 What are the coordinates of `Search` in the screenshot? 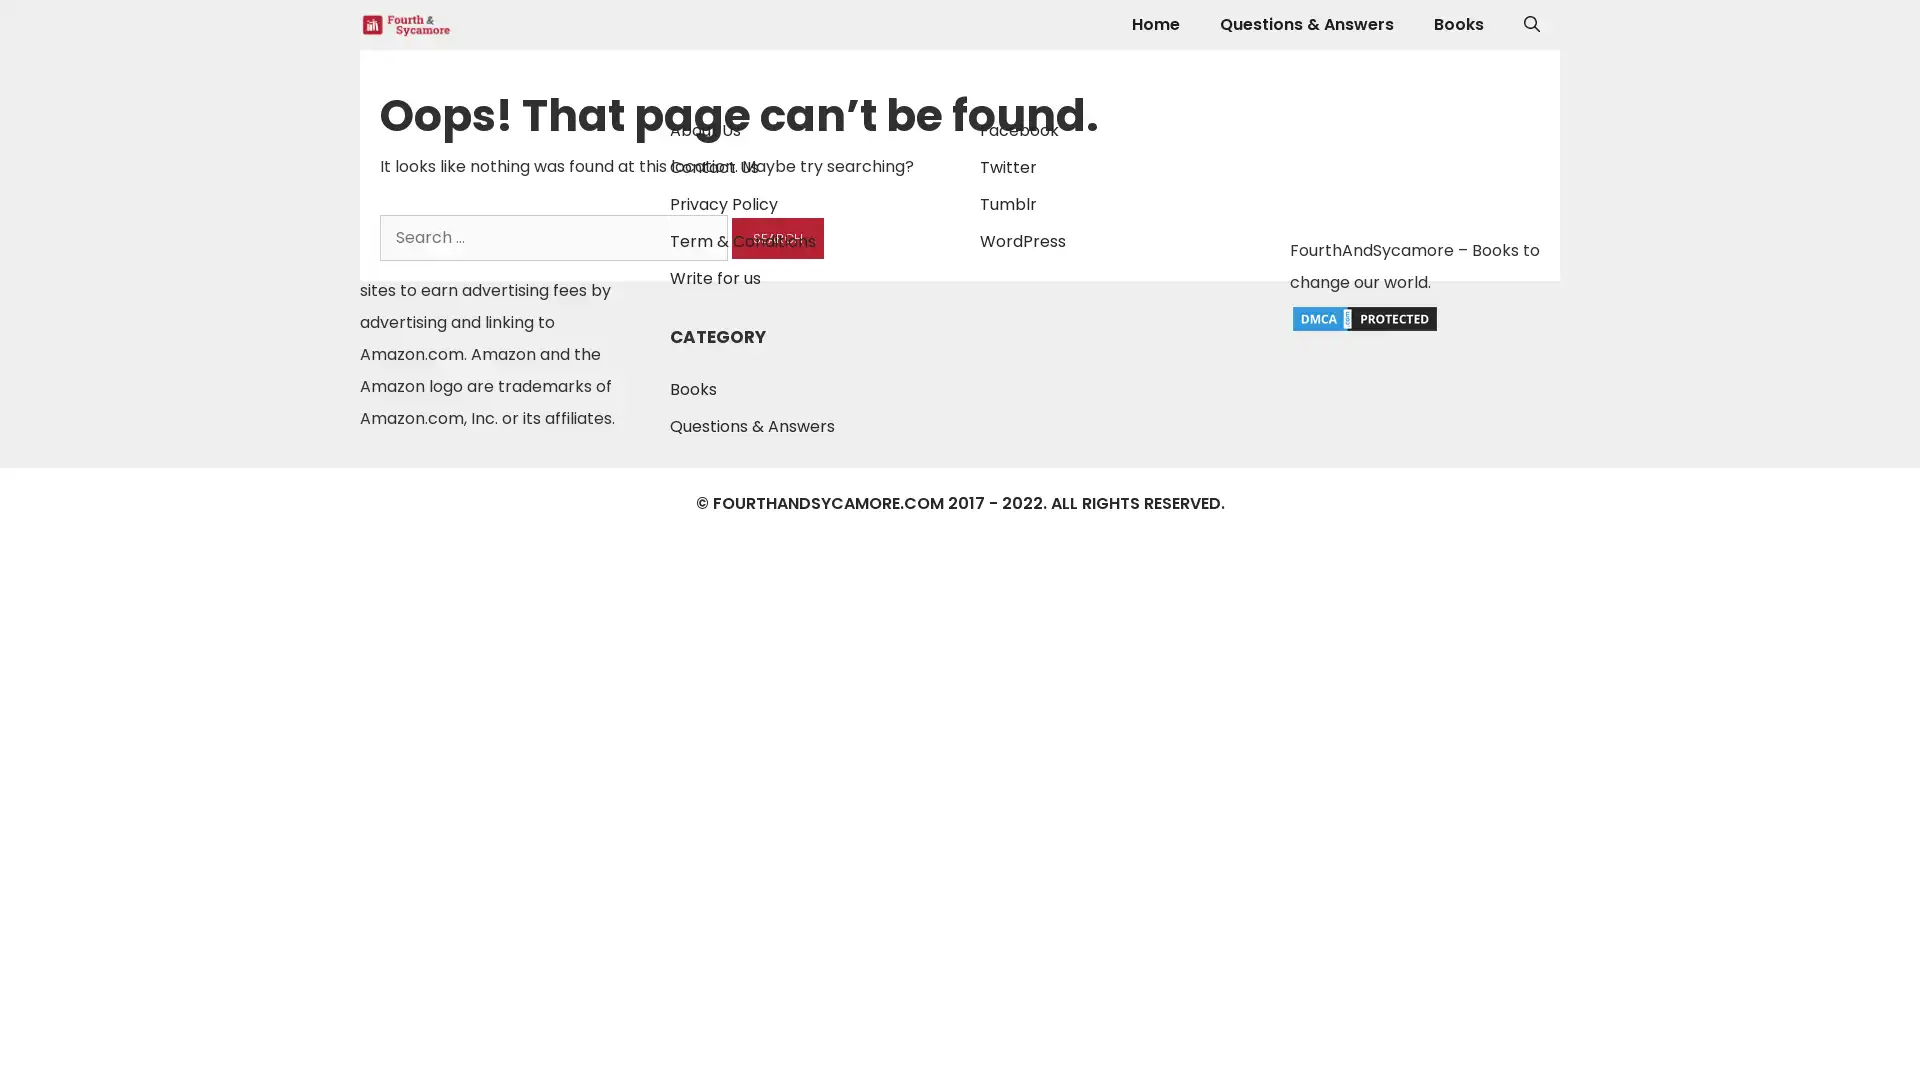 It's located at (776, 237).